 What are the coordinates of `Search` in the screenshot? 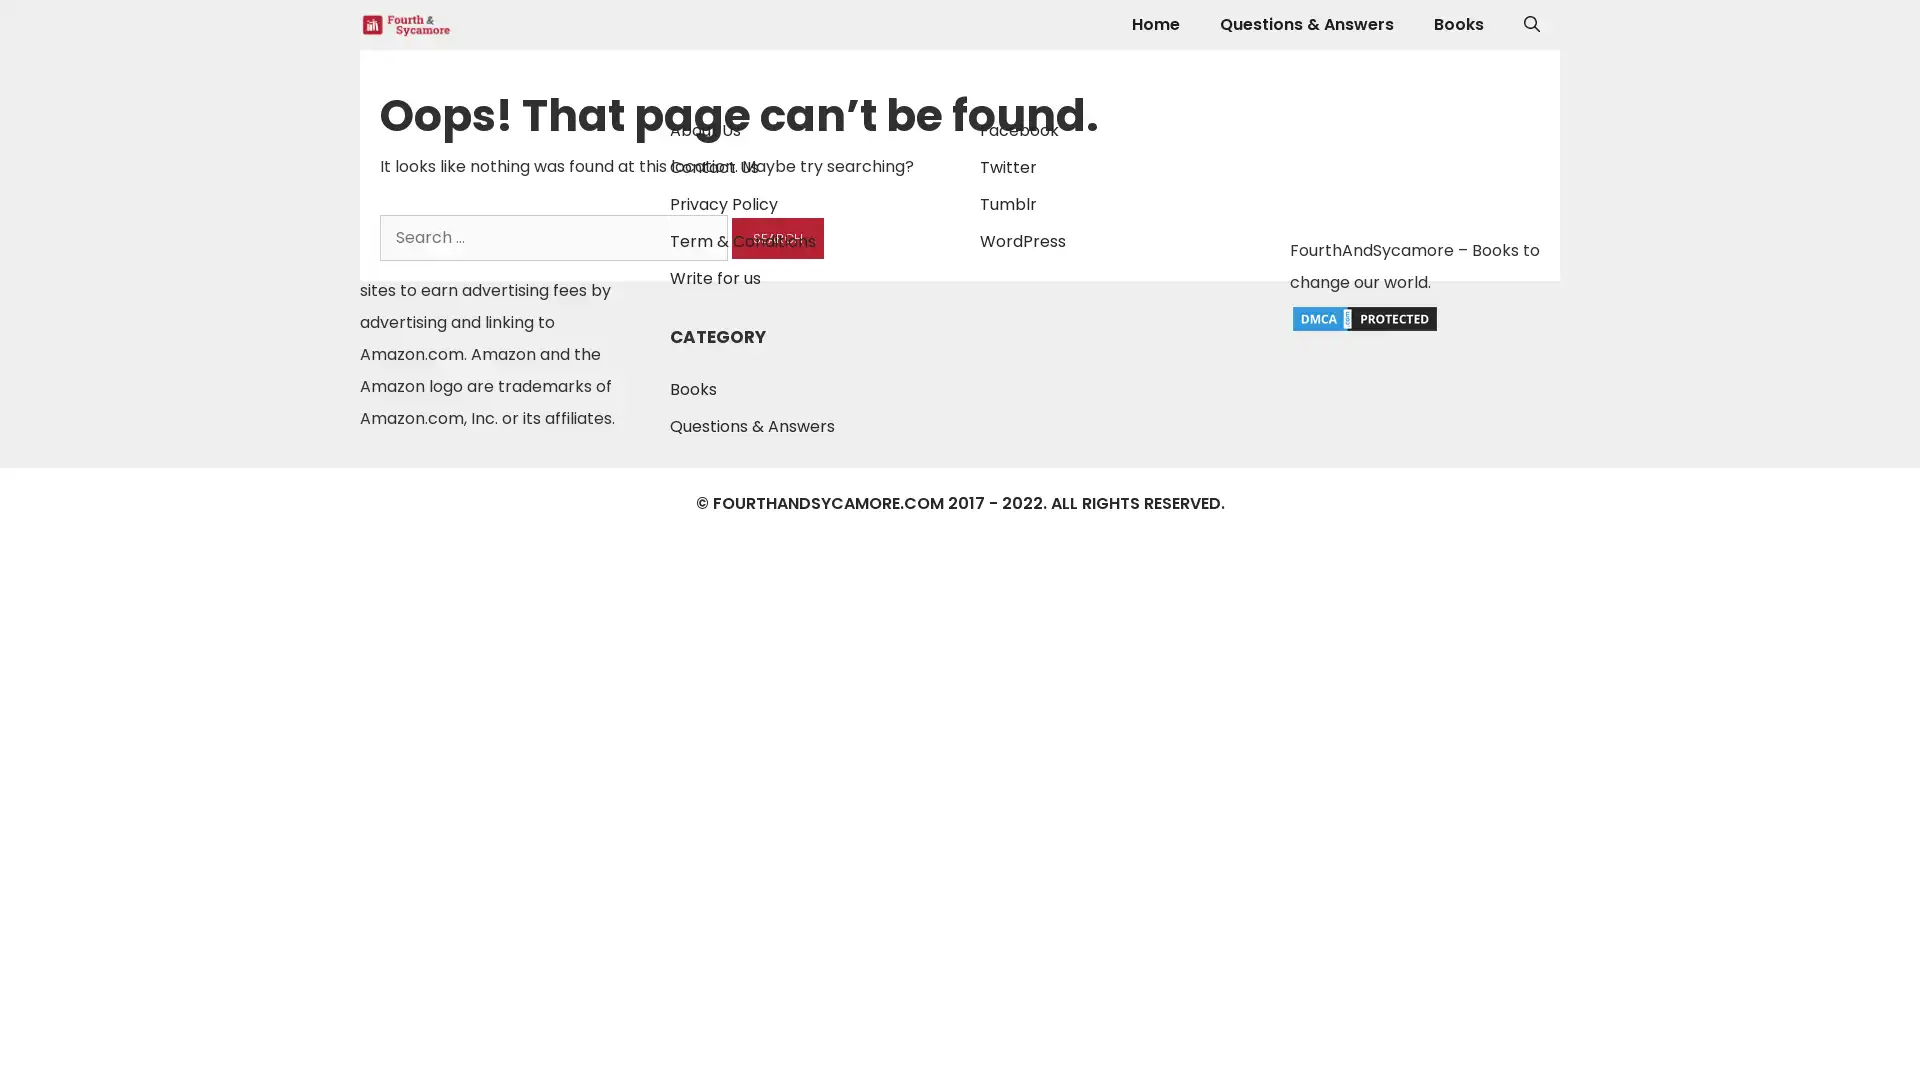 It's located at (776, 237).